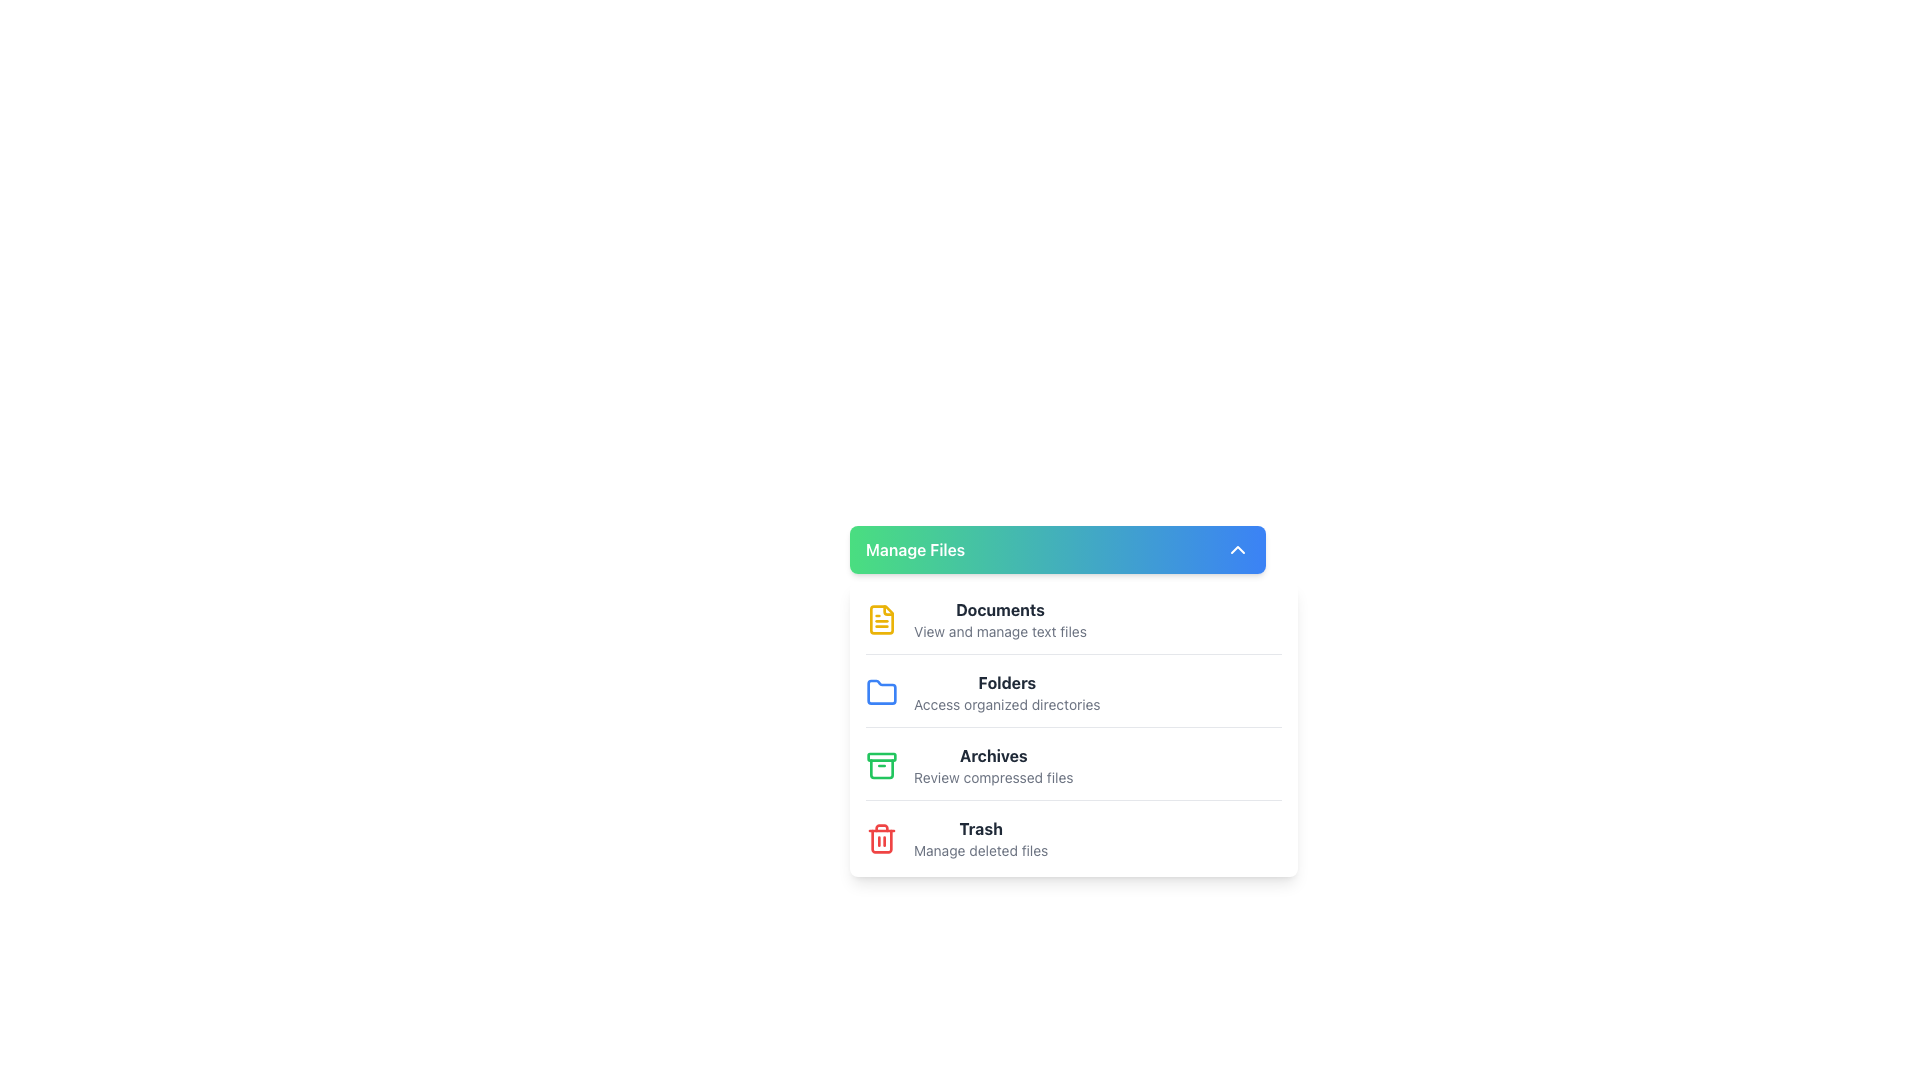 The height and width of the screenshot is (1080, 1920). I want to click on the explanatory text element that provides context for the 'Documents' section, located below the 'Documents' header, so click(1000, 632).